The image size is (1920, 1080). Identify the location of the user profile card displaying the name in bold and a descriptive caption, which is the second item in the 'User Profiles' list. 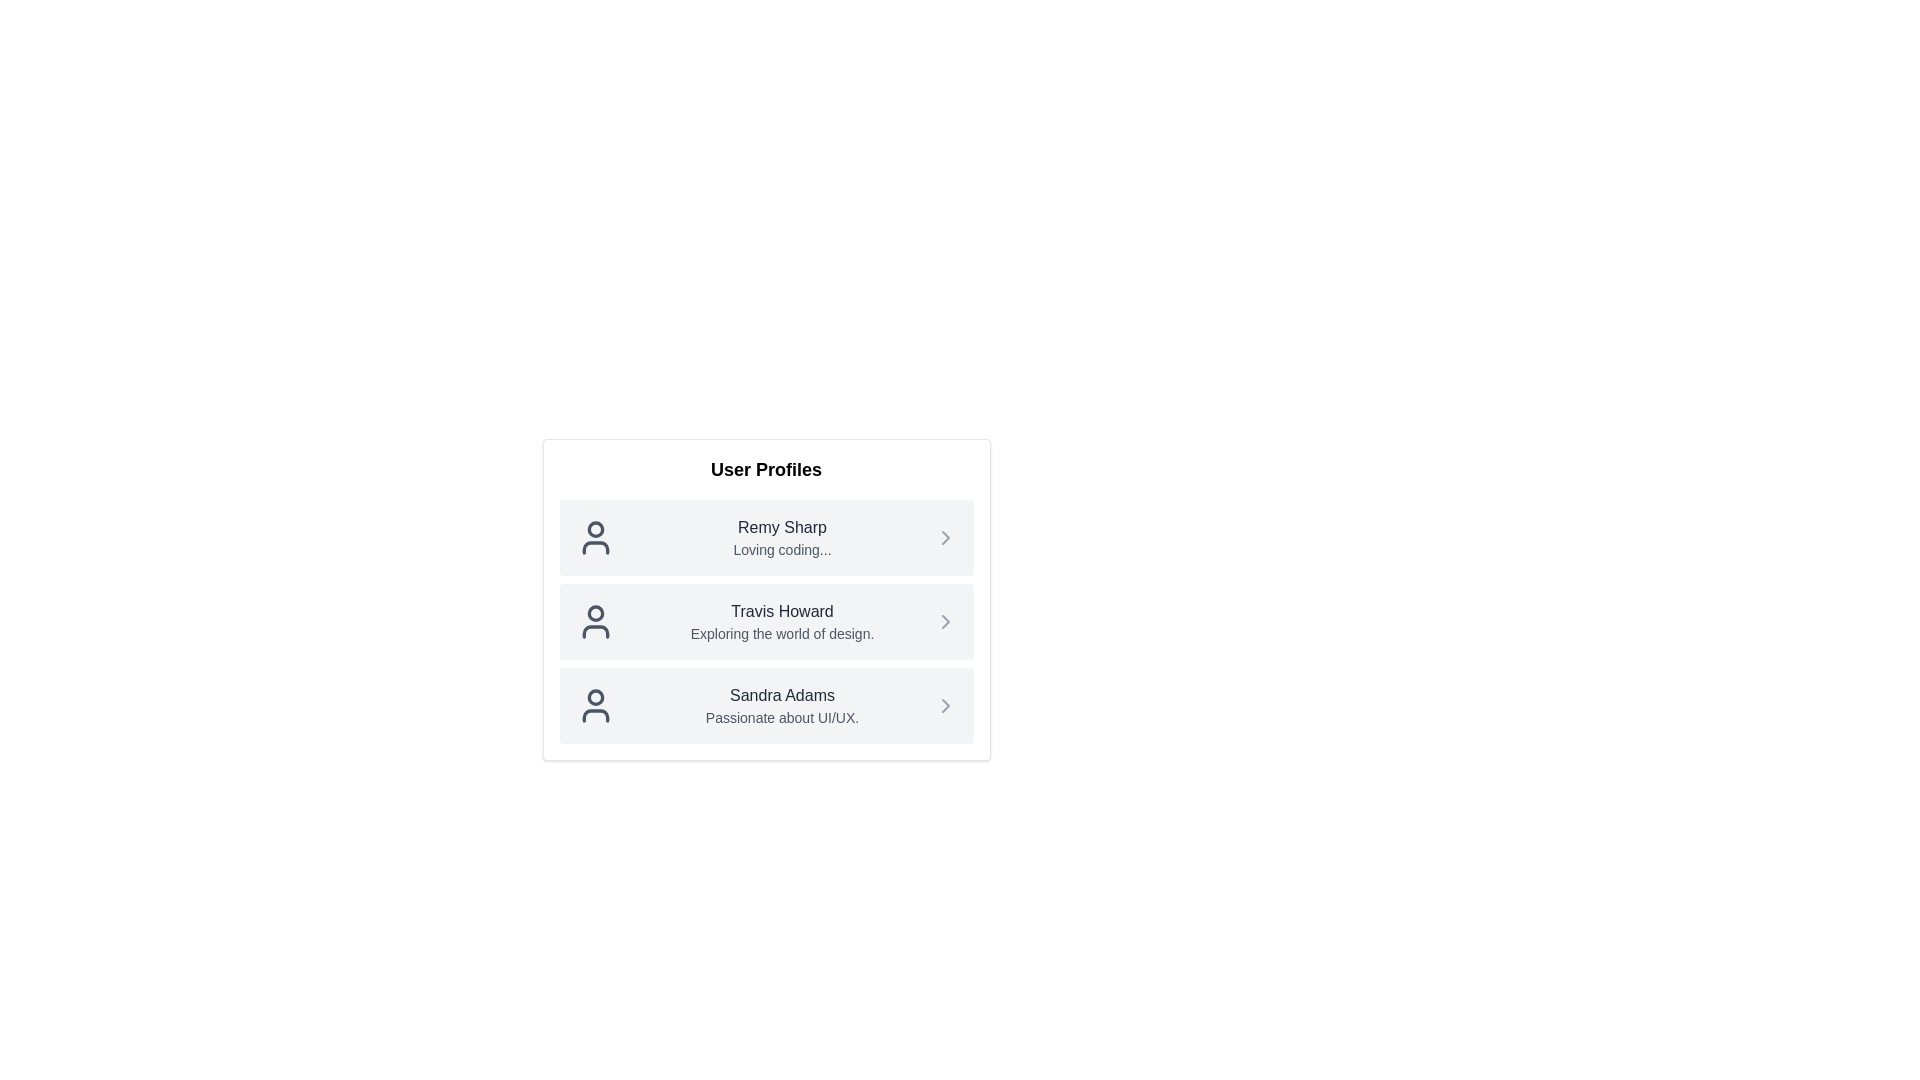
(765, 589).